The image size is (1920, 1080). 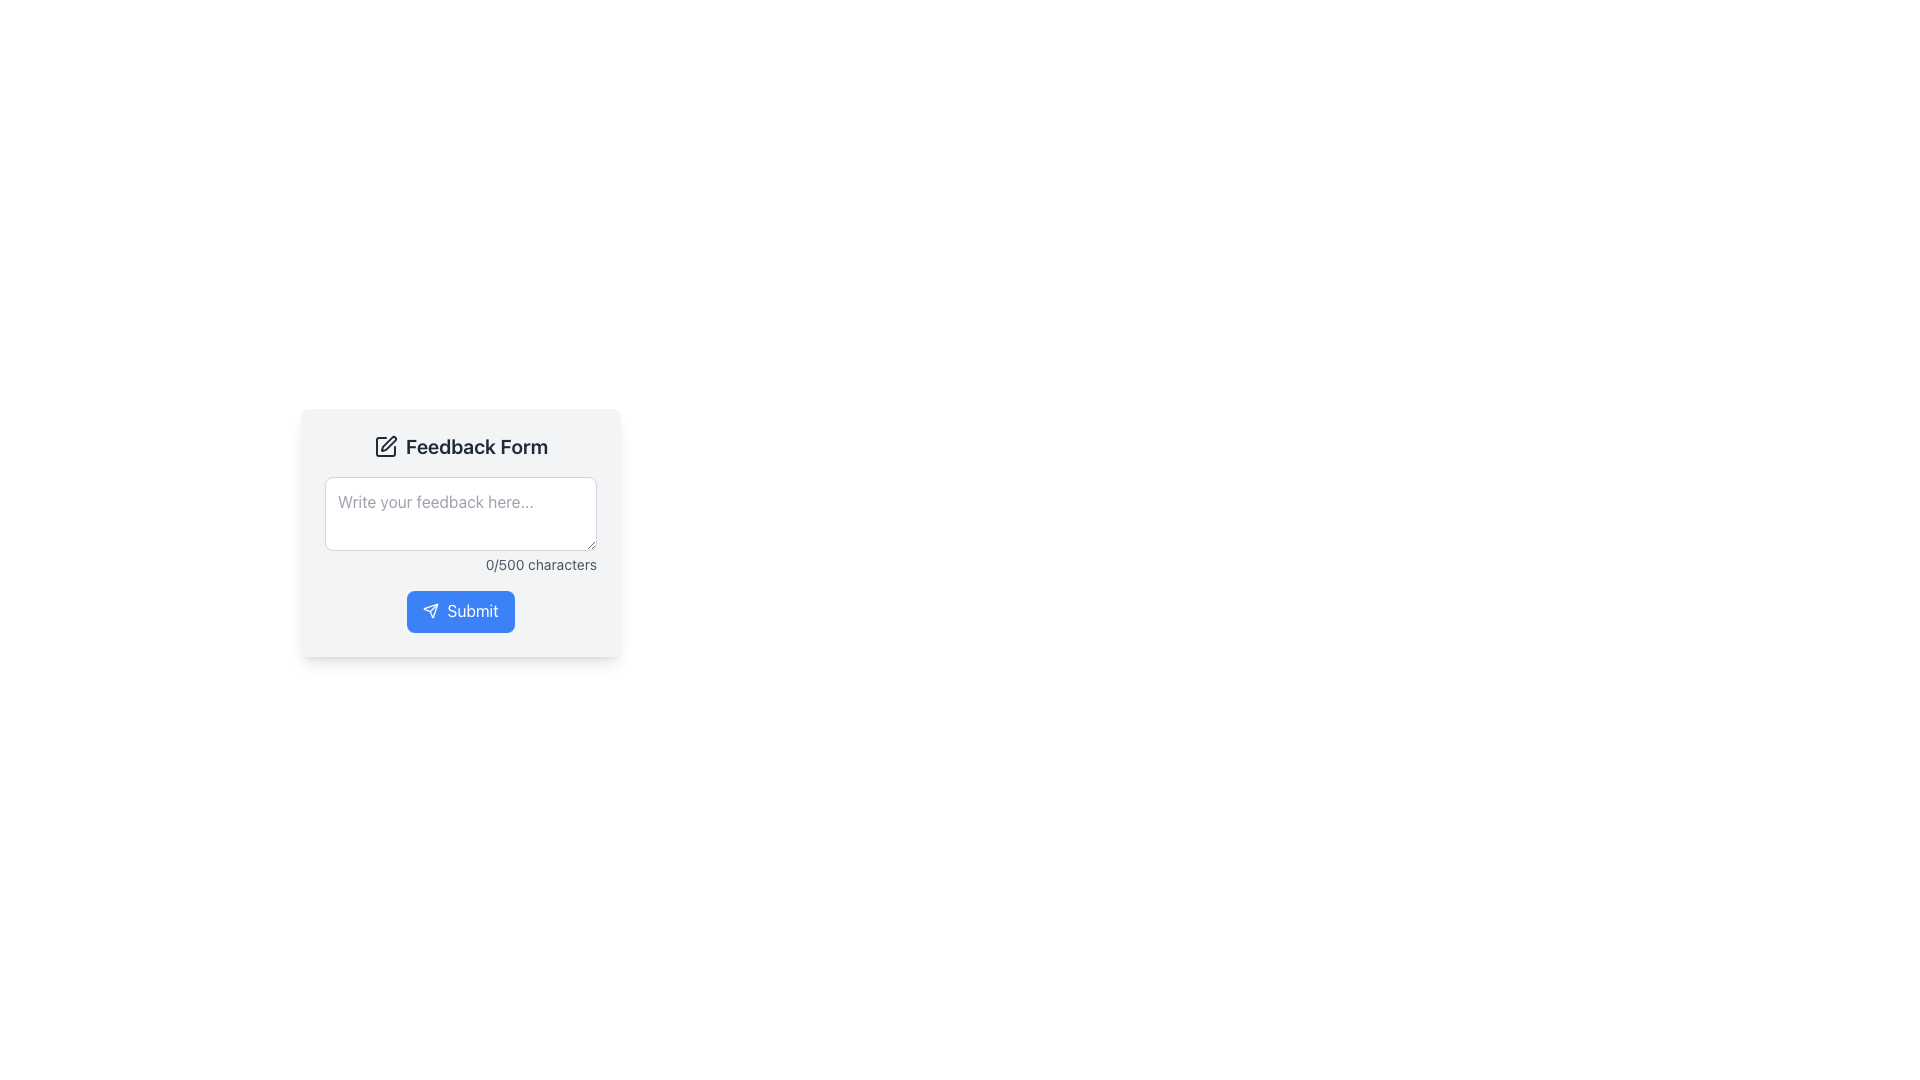 I want to click on the Character Counter element that indicates the number of characters entered in the feedback input box, positioned below the feedback input field and above the 'Submit' button, so click(x=459, y=564).